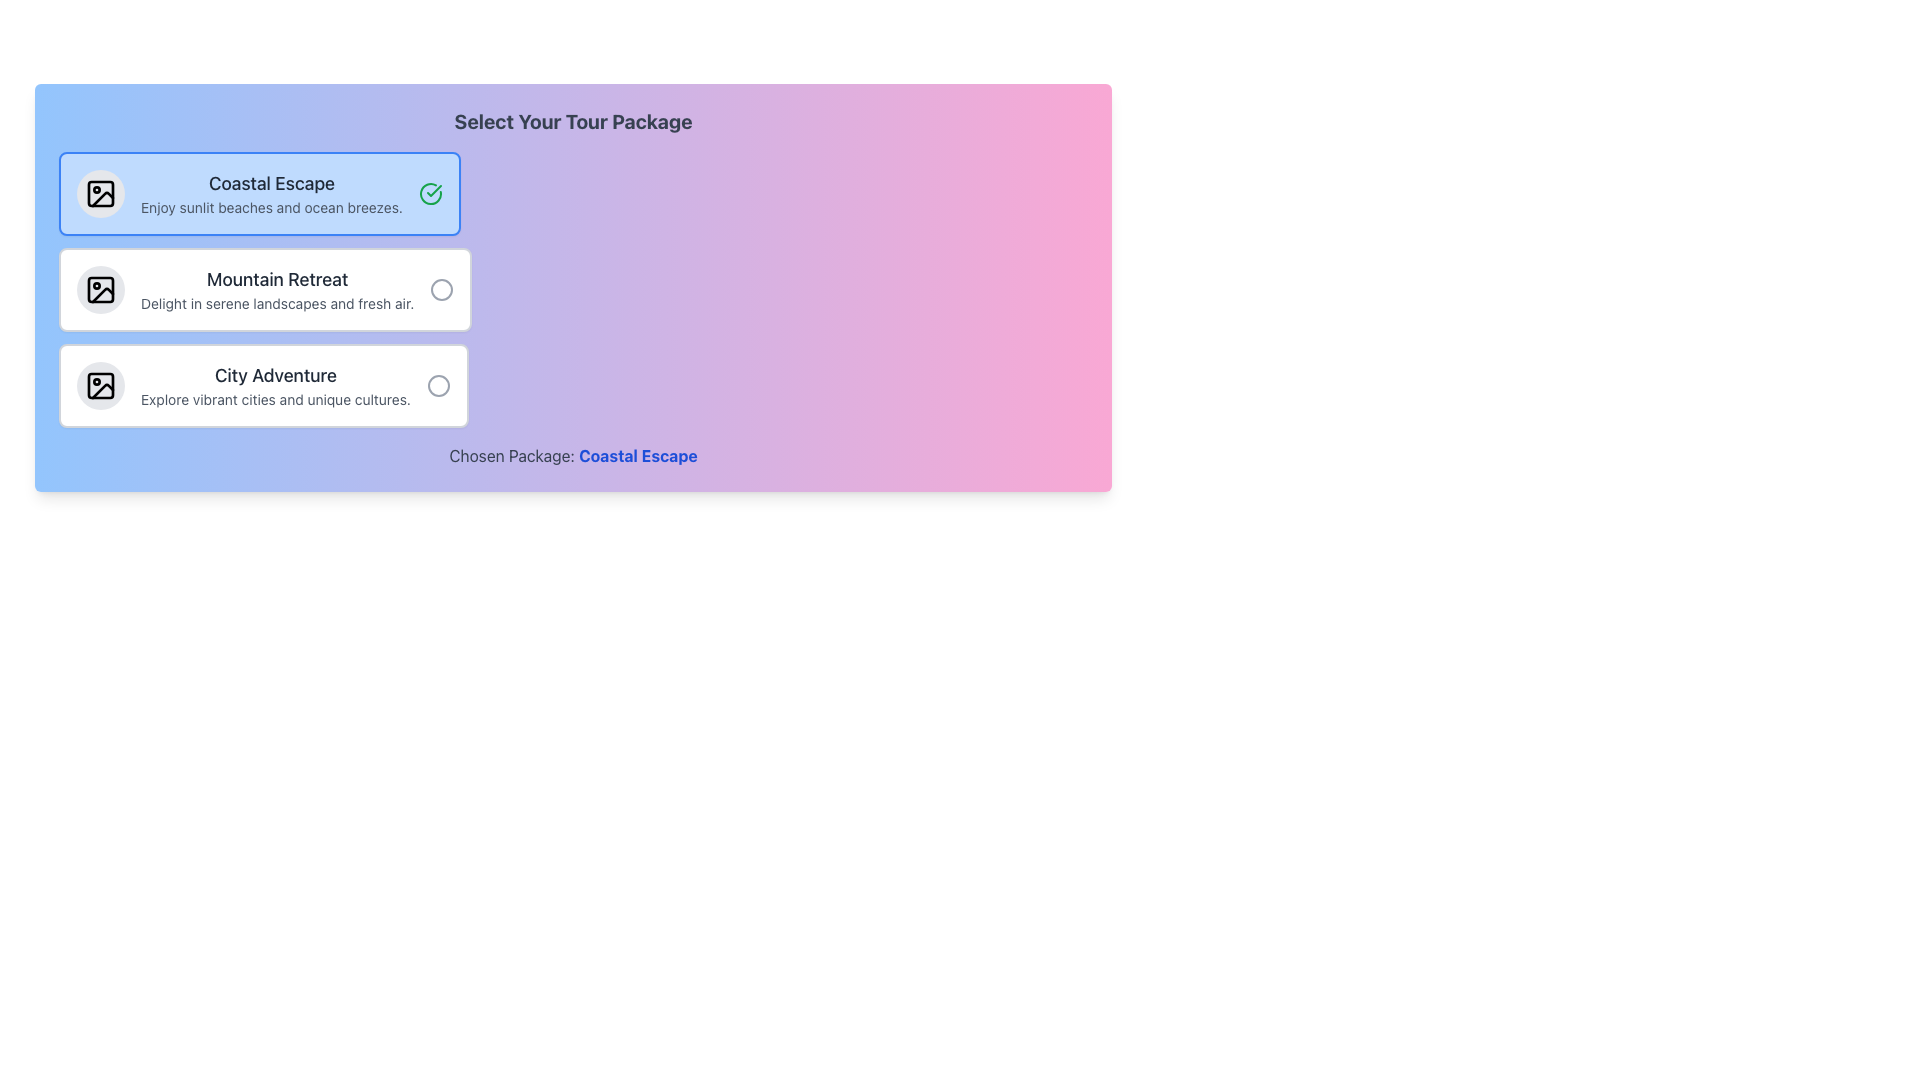 The image size is (1920, 1080). Describe the element at coordinates (429, 193) in the screenshot. I see `the checkmark SVG icon that indicates the selection of the current package in the 'Coastal Escape' card, which is the far-right component of the selected card` at that location.